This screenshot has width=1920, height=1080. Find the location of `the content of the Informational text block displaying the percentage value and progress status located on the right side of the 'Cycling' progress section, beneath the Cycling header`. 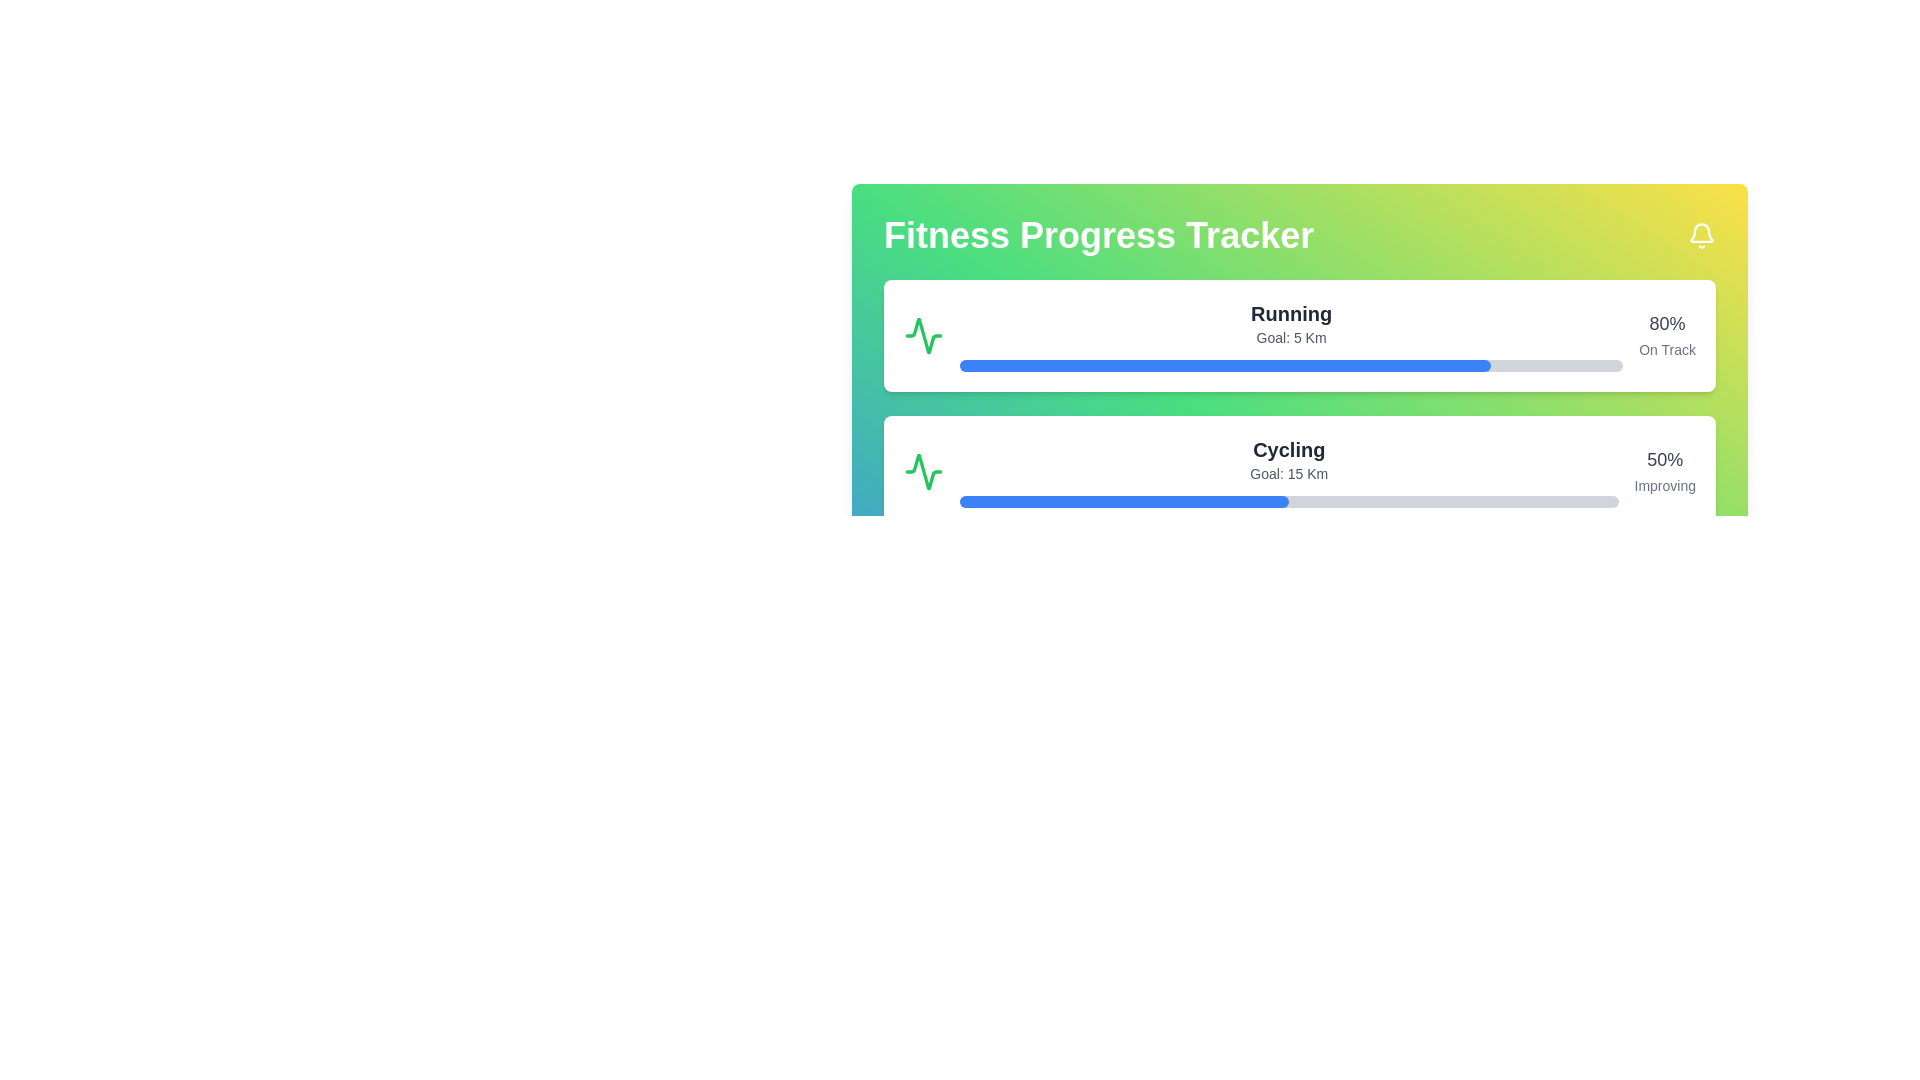

the content of the Informational text block displaying the percentage value and progress status located on the right side of the 'Cycling' progress section, beneath the Cycling header is located at coordinates (1665, 471).